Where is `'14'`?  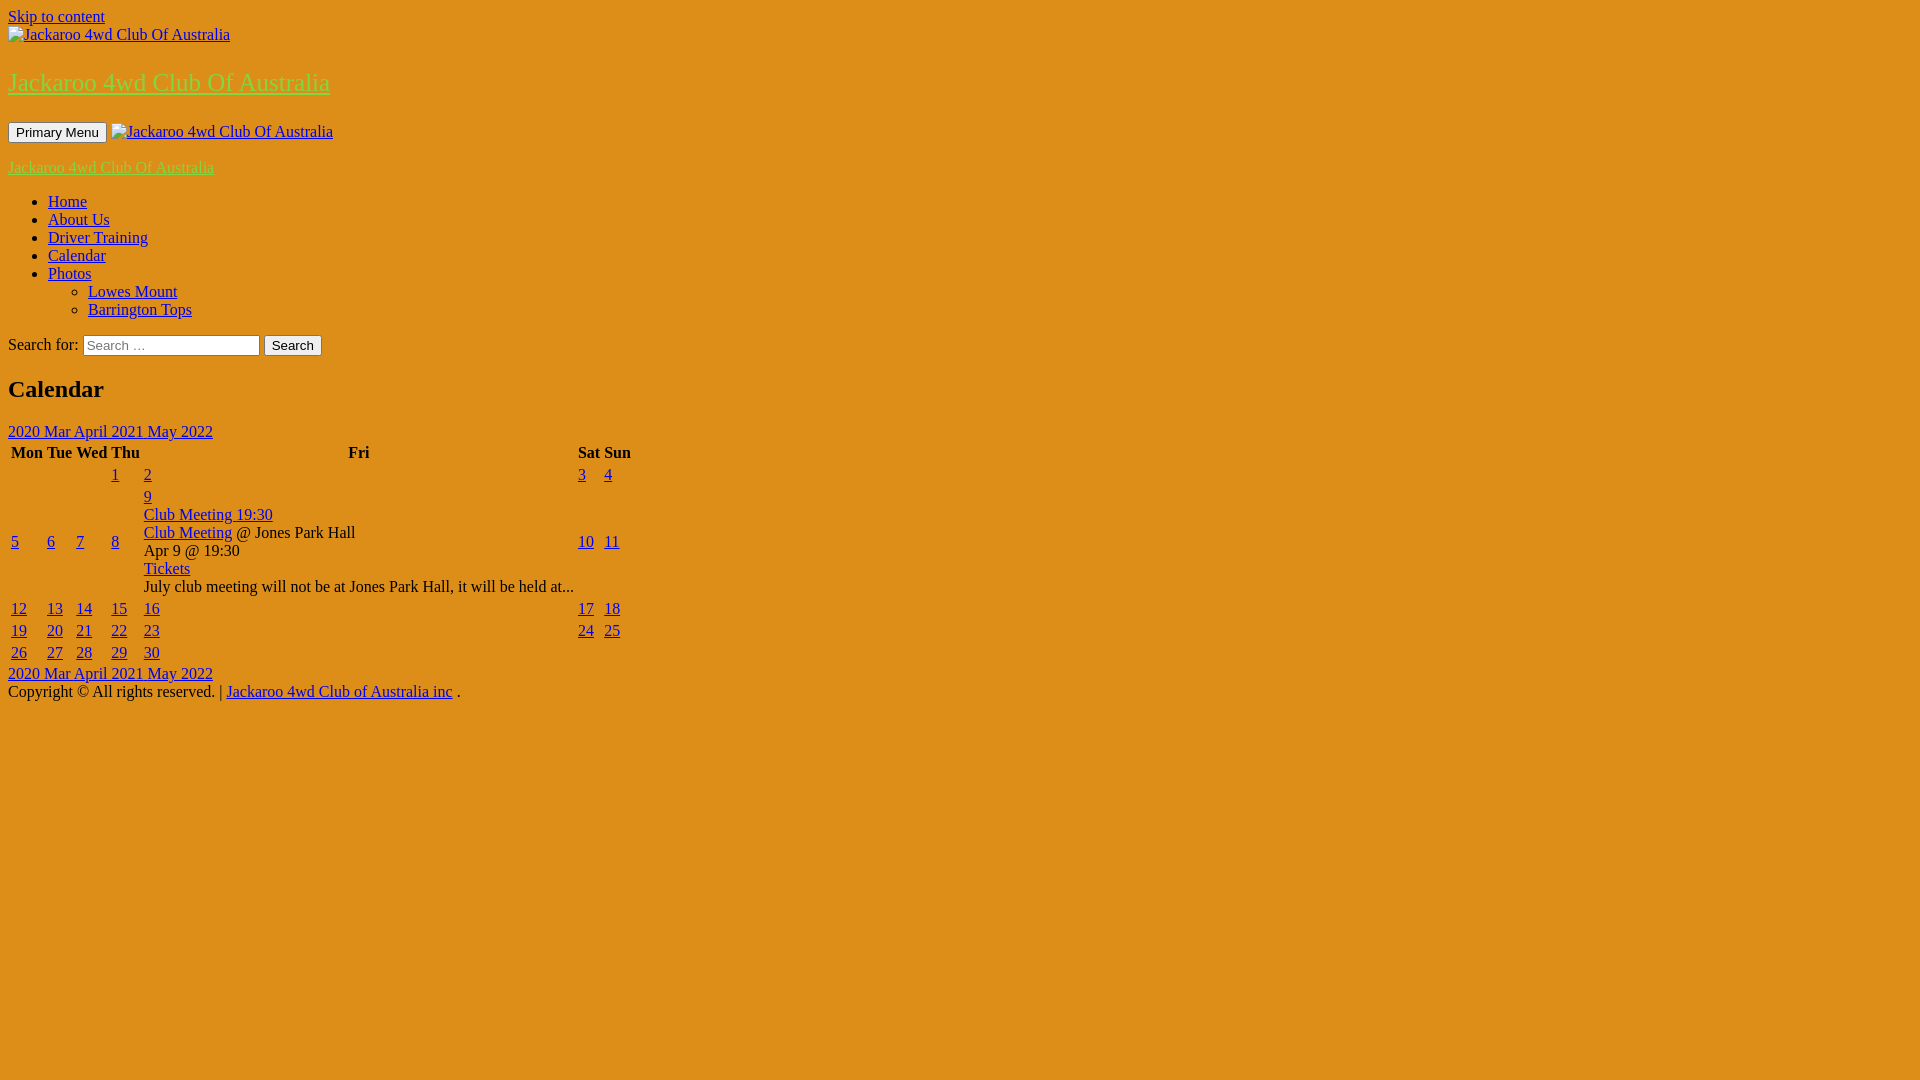
'14' is located at coordinates (76, 607).